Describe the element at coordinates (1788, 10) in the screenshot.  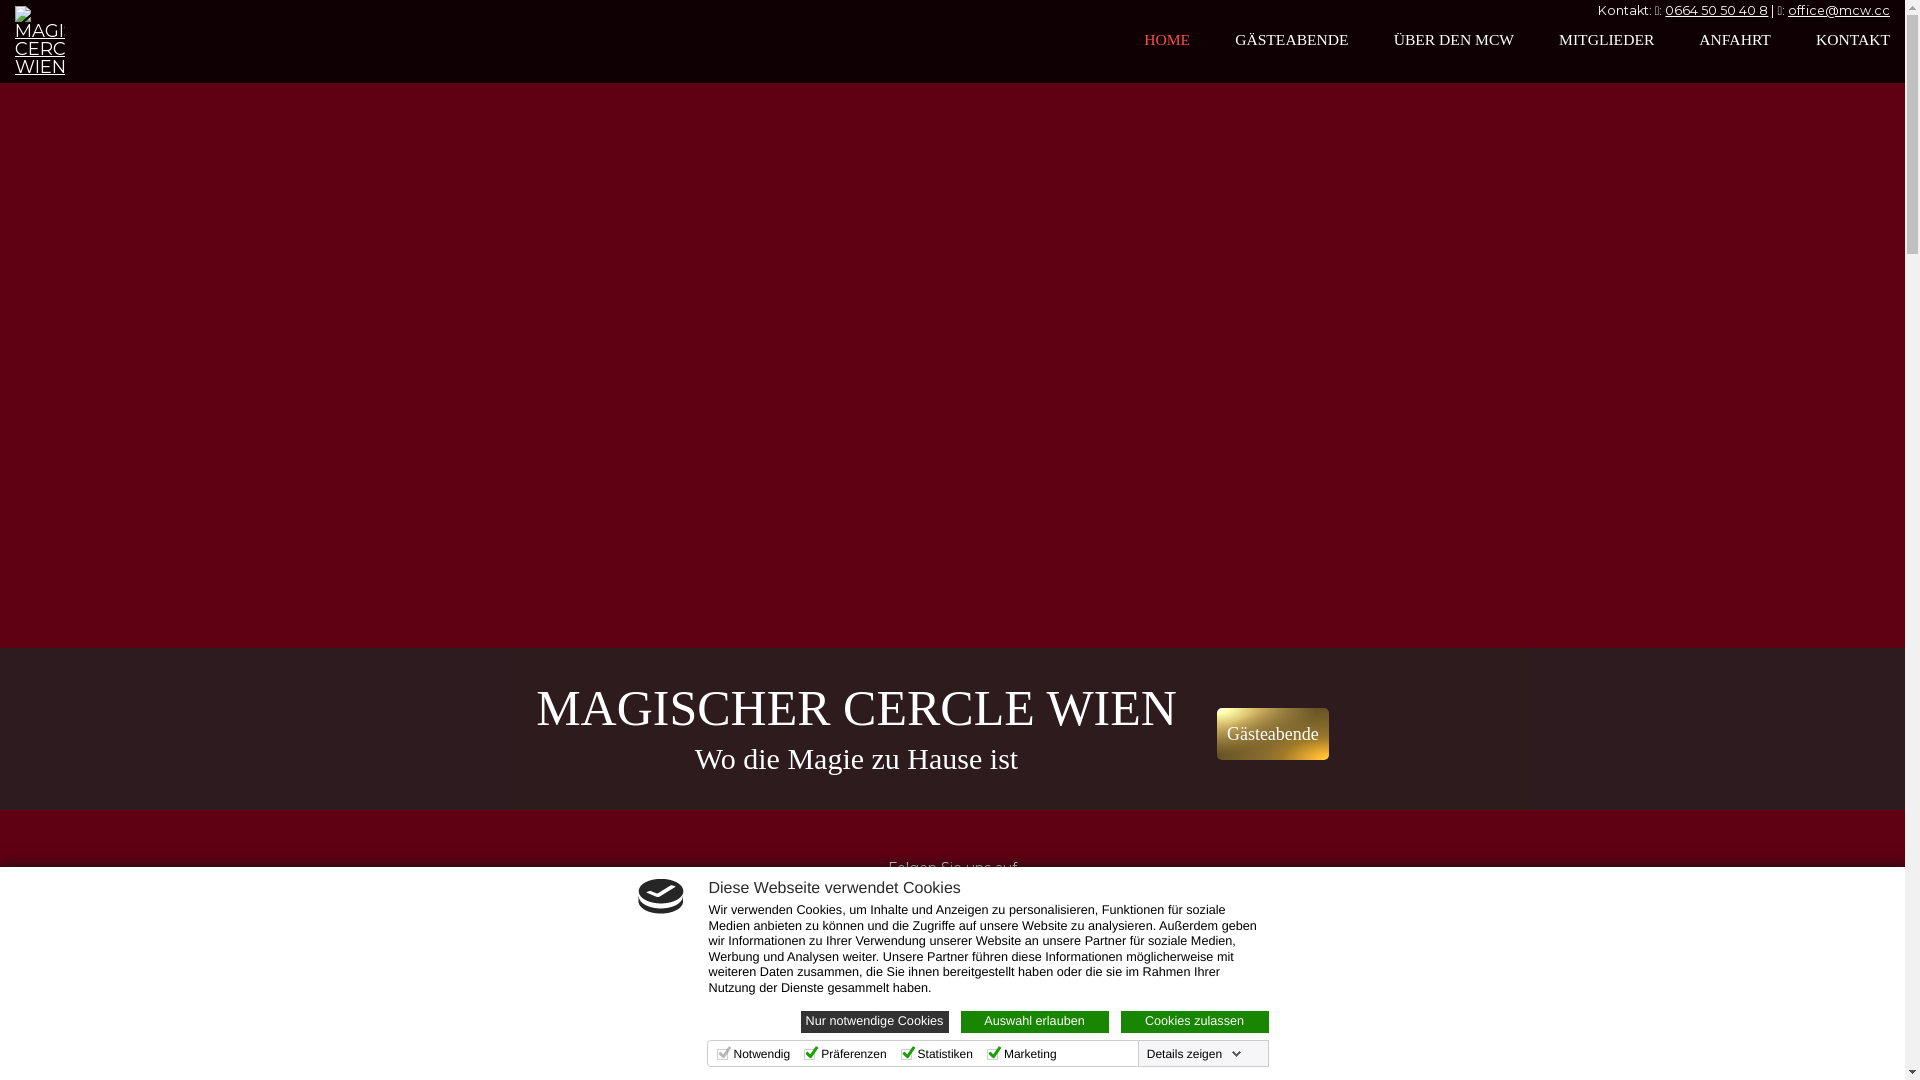
I see `'office@mcw.cc'` at that location.